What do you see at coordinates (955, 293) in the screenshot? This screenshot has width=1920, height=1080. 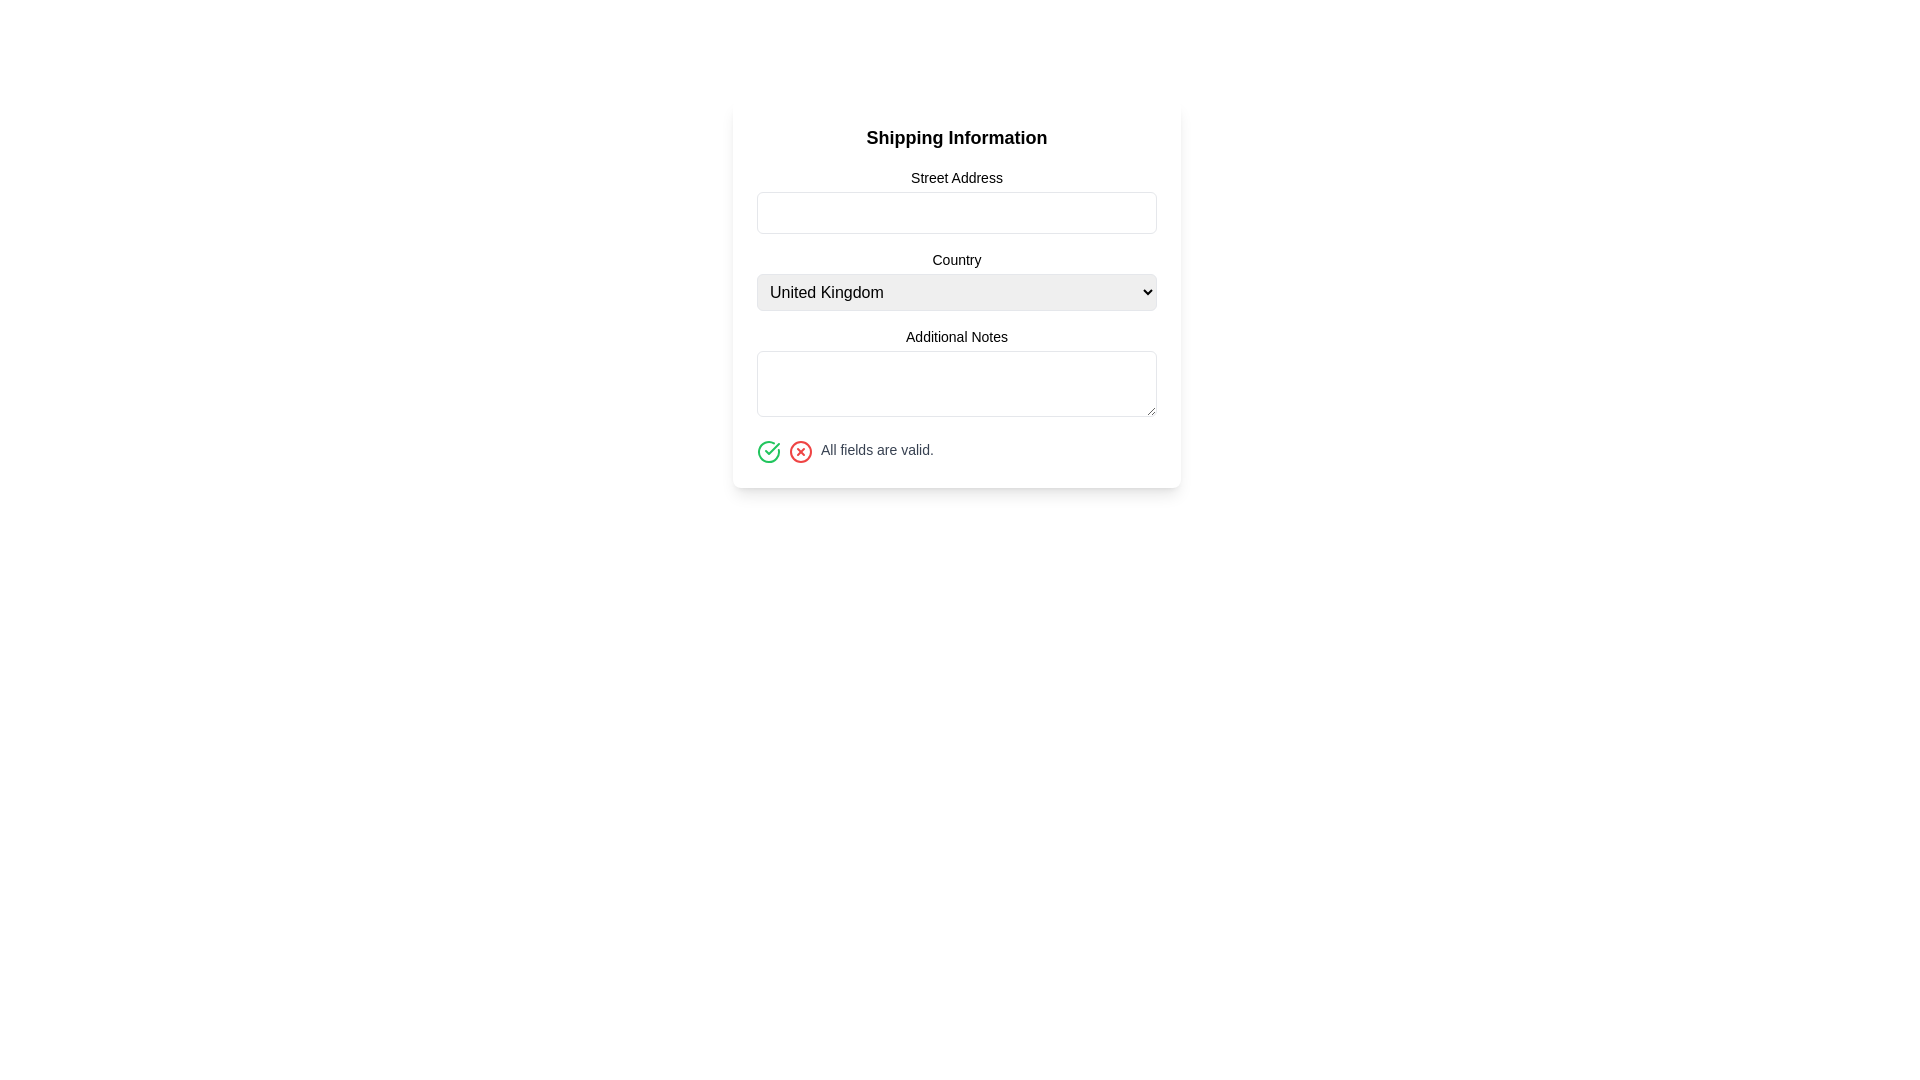 I see `to open the 'Country' dropdown menu, which is the second interactive field in the 'Shipping Information' form, located below the 'Street Address' input` at bounding box center [955, 293].